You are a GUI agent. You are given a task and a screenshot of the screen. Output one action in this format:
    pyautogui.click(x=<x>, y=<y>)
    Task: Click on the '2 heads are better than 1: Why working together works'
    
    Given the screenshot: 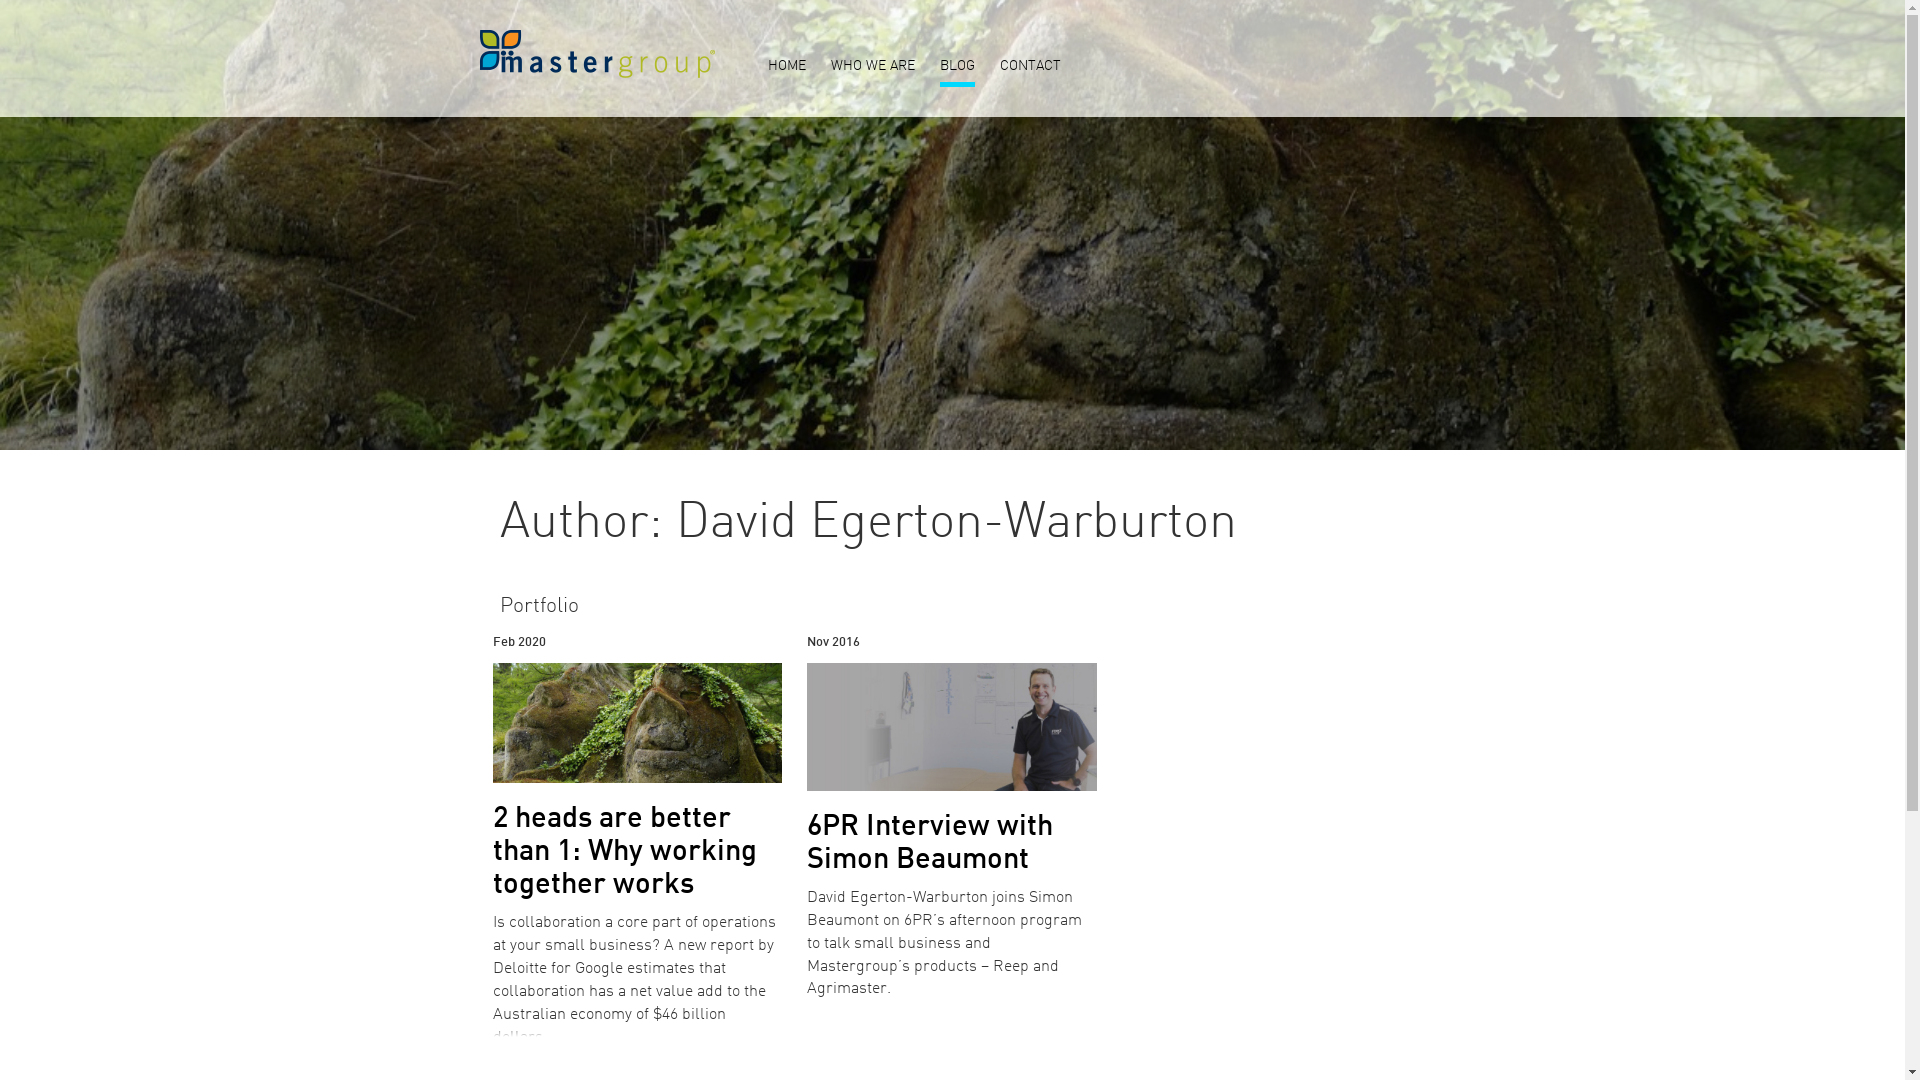 What is the action you would take?
    pyautogui.click(x=623, y=852)
    